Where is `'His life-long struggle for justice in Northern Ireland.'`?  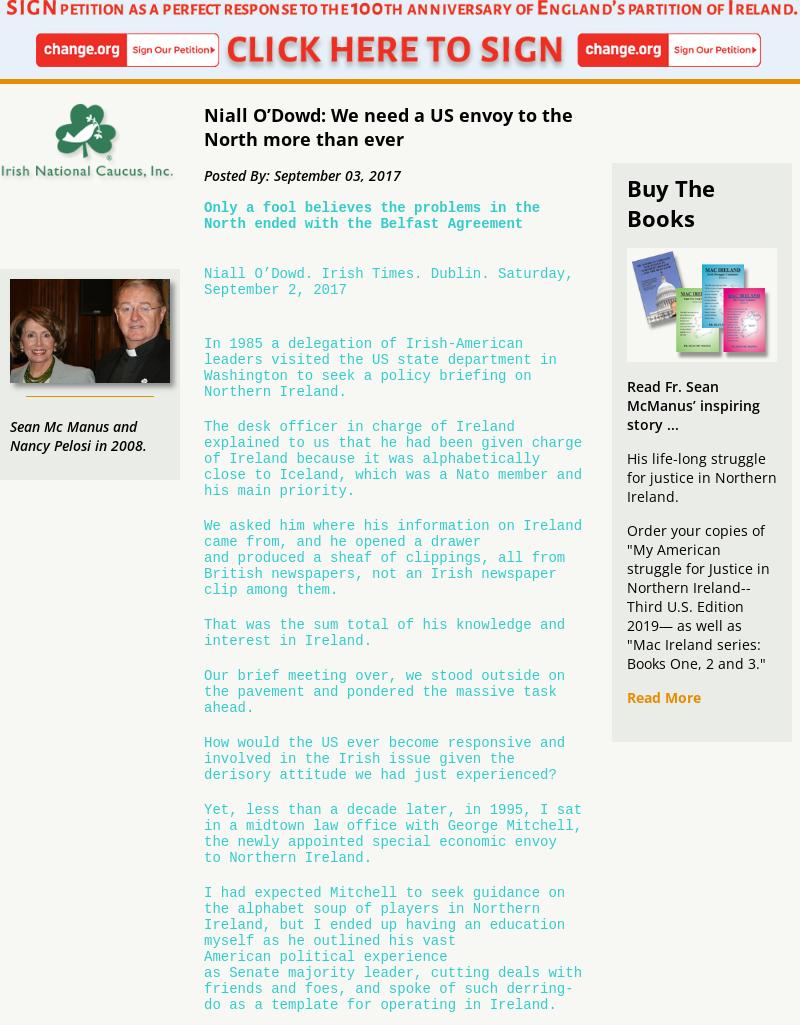 'His life-long struggle for justice in Northern Ireland.' is located at coordinates (701, 476).